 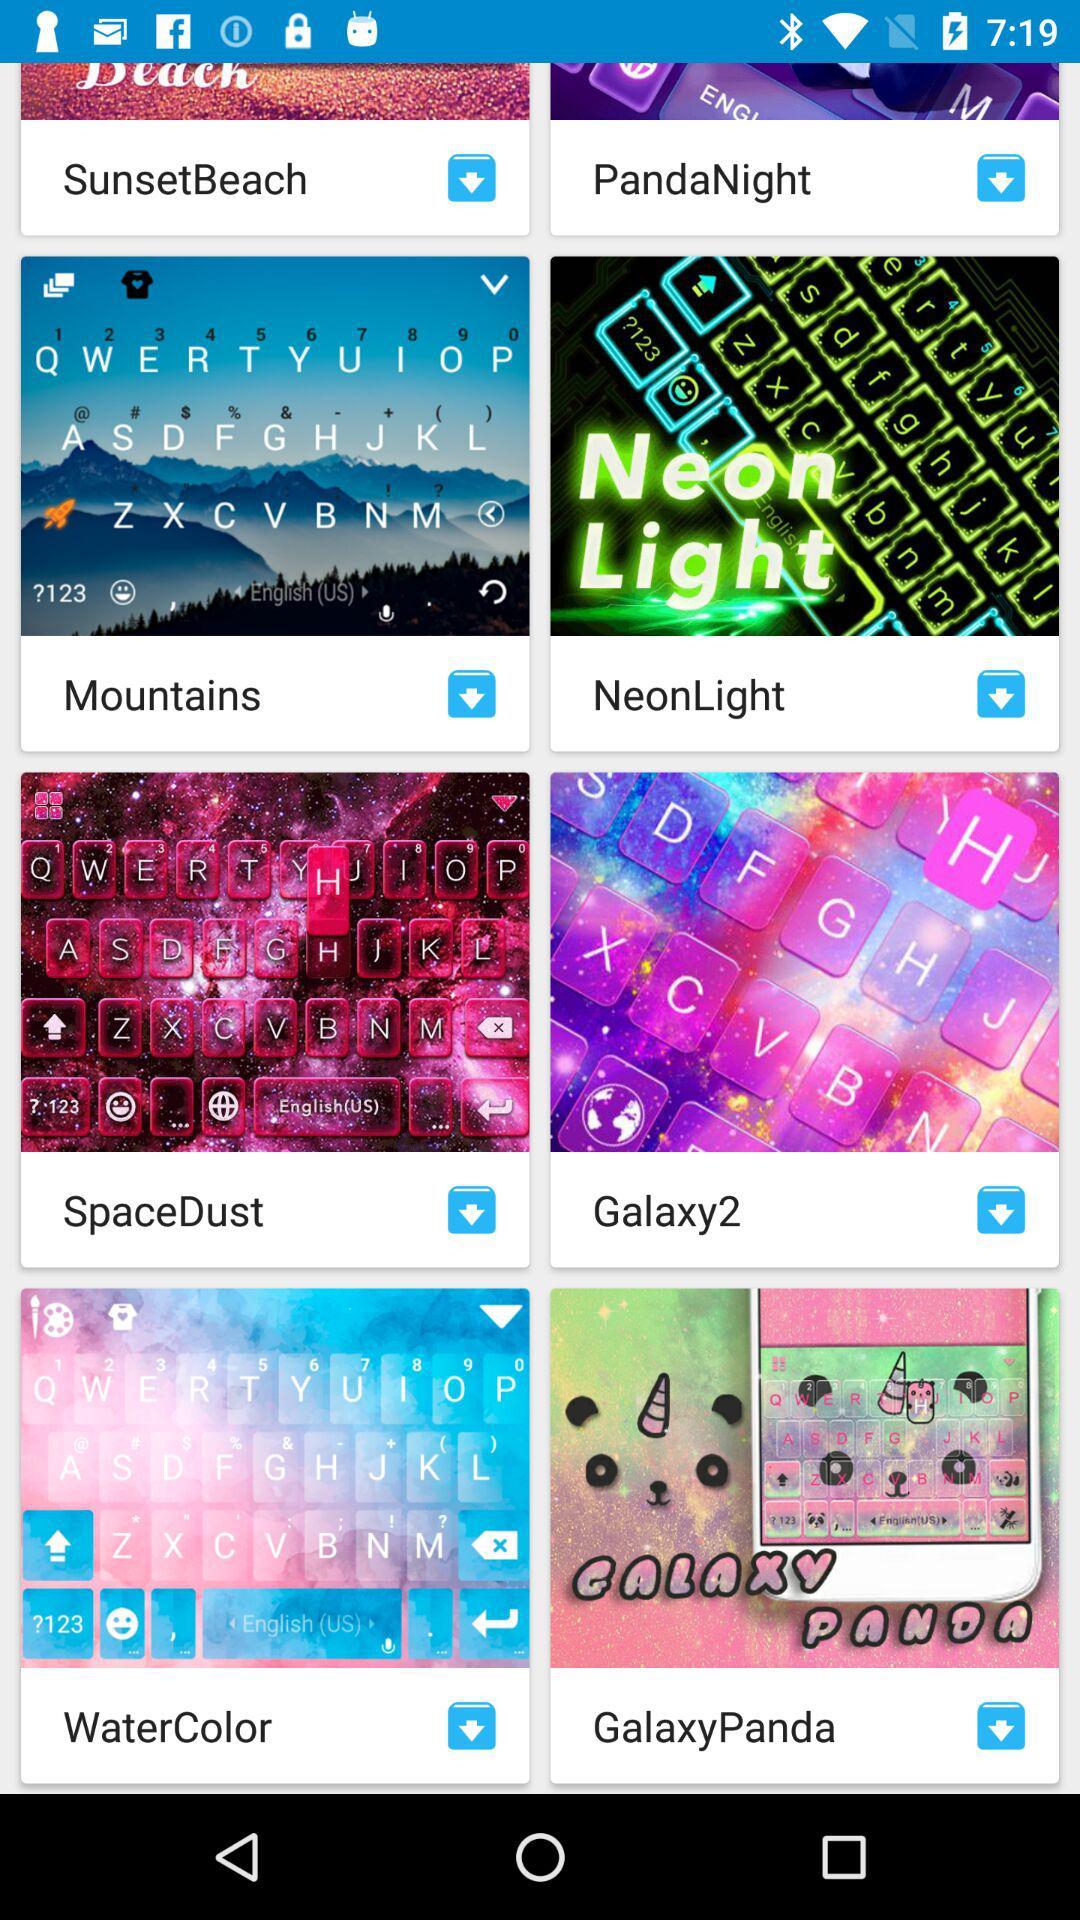 What do you see at coordinates (1001, 1208) in the screenshot?
I see `download image` at bounding box center [1001, 1208].